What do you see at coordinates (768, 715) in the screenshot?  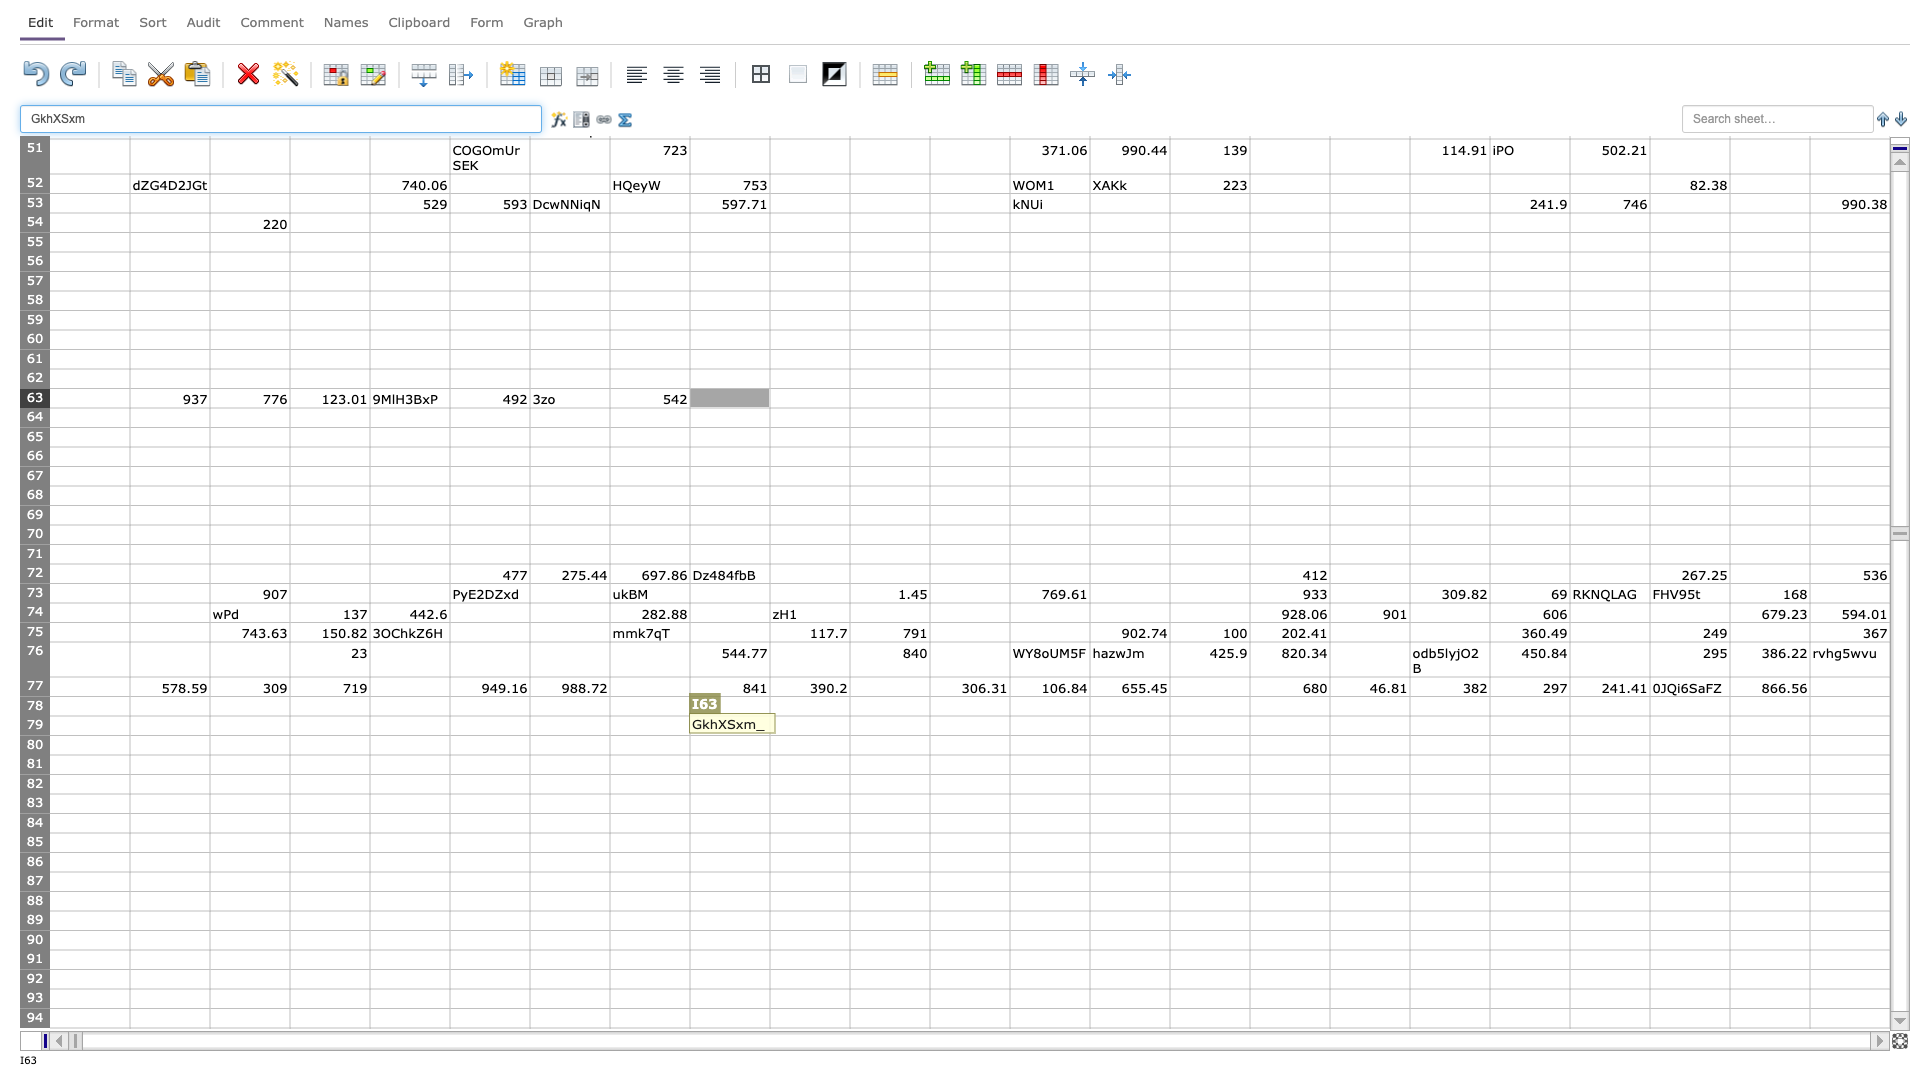 I see `Upper left corner of cell J79` at bounding box center [768, 715].